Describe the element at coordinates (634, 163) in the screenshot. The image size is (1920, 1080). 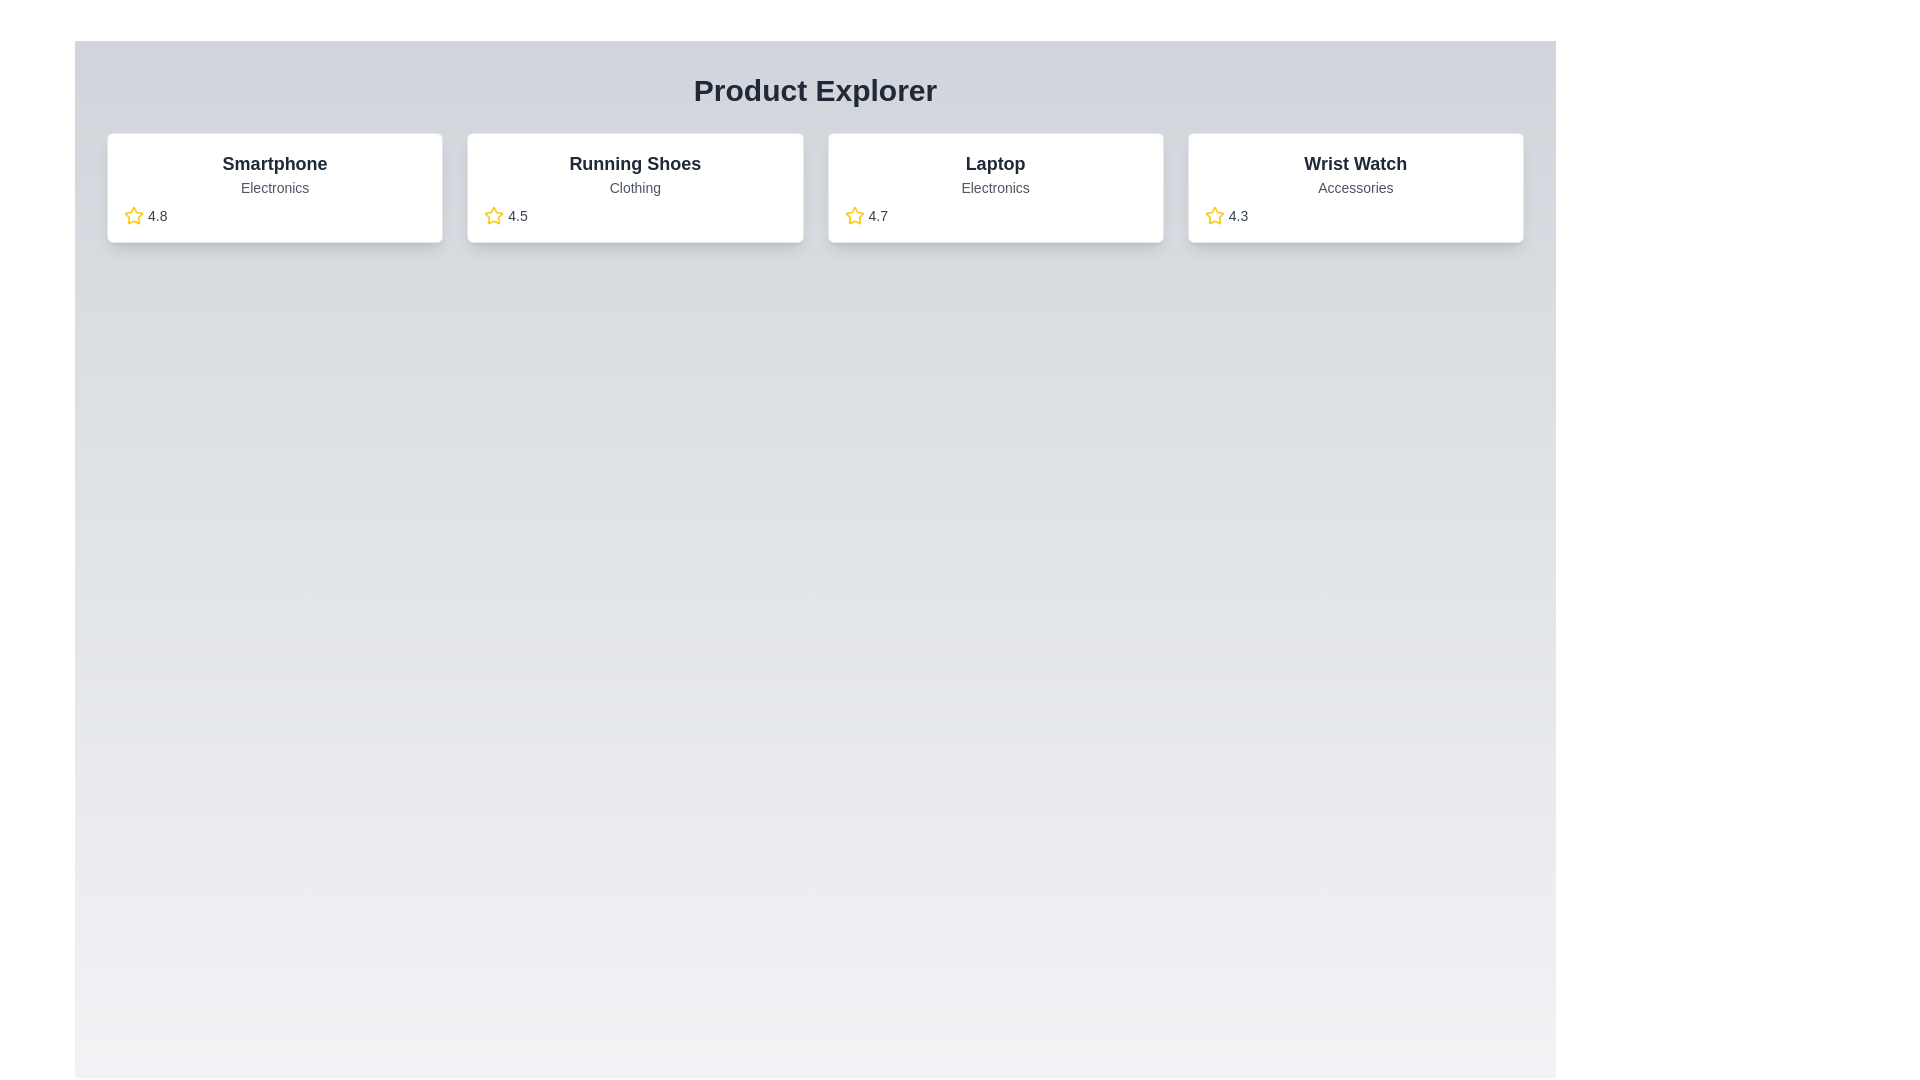
I see `the 'Running Shoes' text label` at that location.